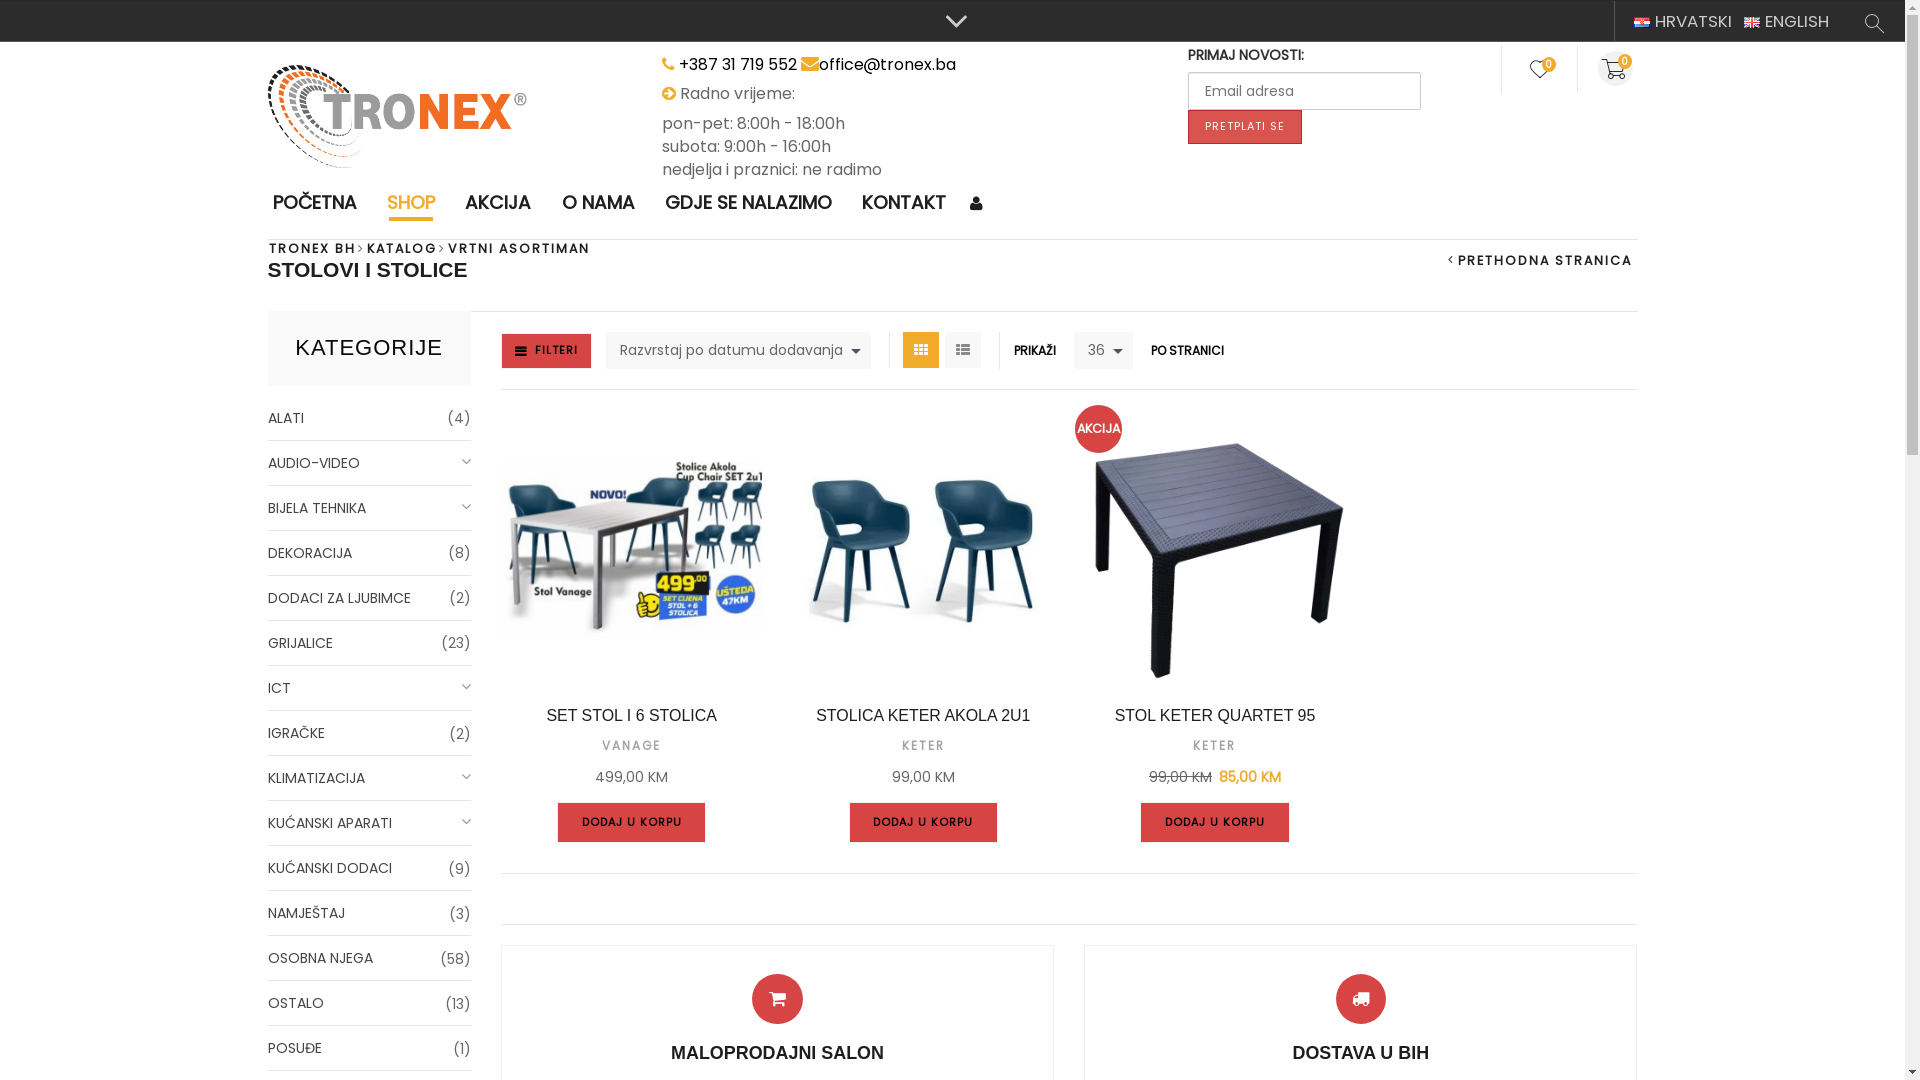 The image size is (1920, 1080). I want to click on '0', so click(1603, 67).